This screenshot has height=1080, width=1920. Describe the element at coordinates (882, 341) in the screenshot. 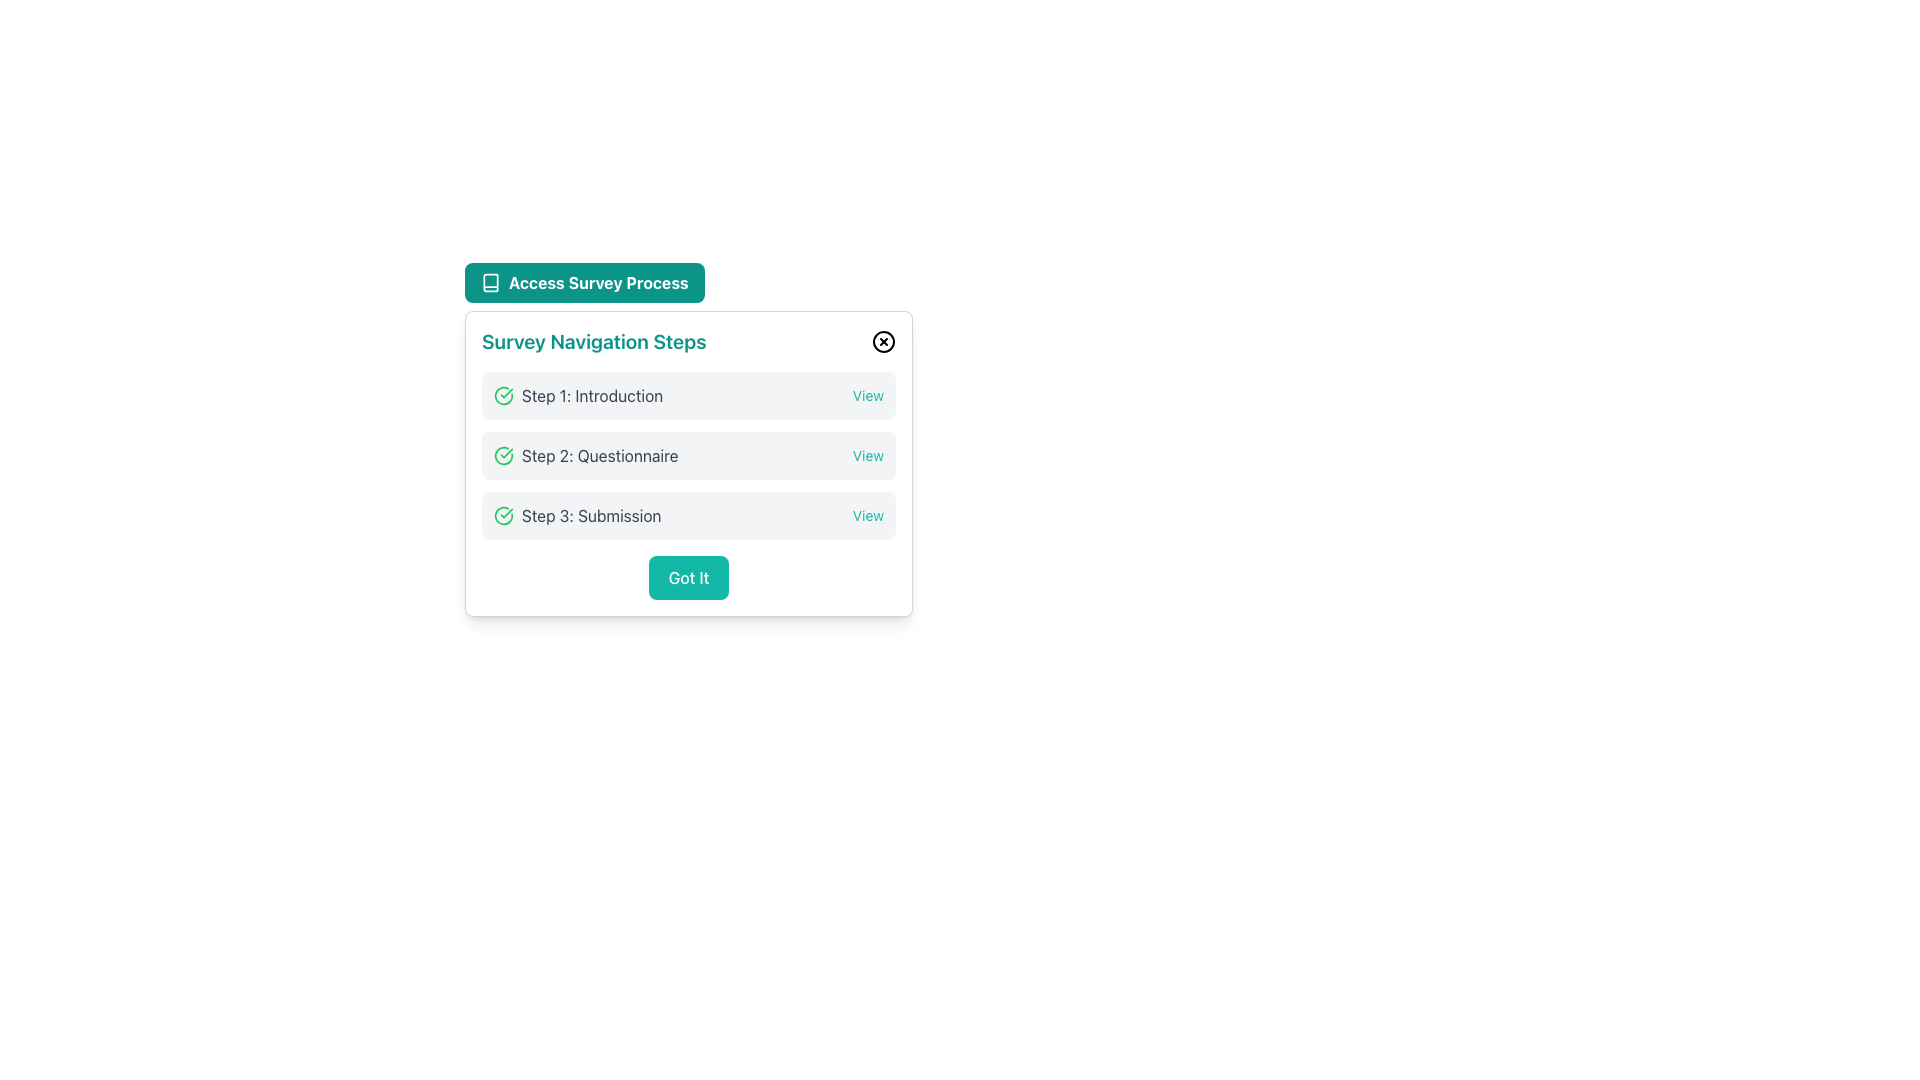

I see `the decorative circular UI element at the center of the close button icon` at that location.